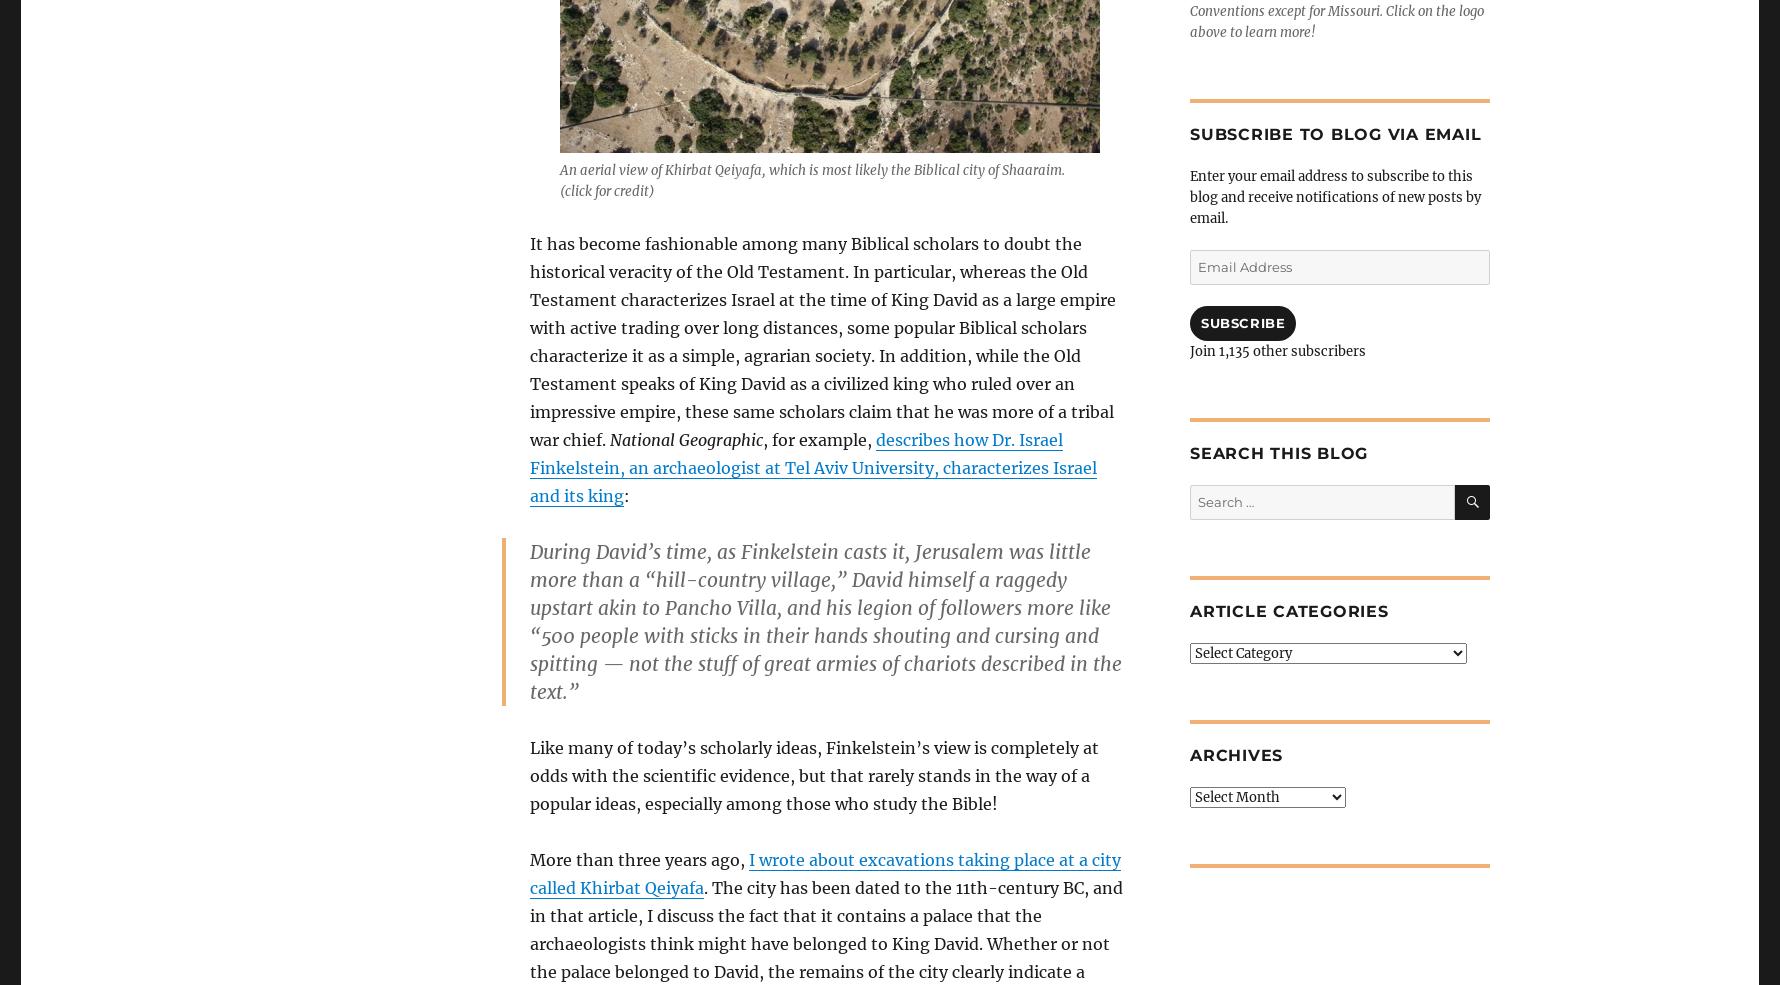  I want to click on ':', so click(626, 496).